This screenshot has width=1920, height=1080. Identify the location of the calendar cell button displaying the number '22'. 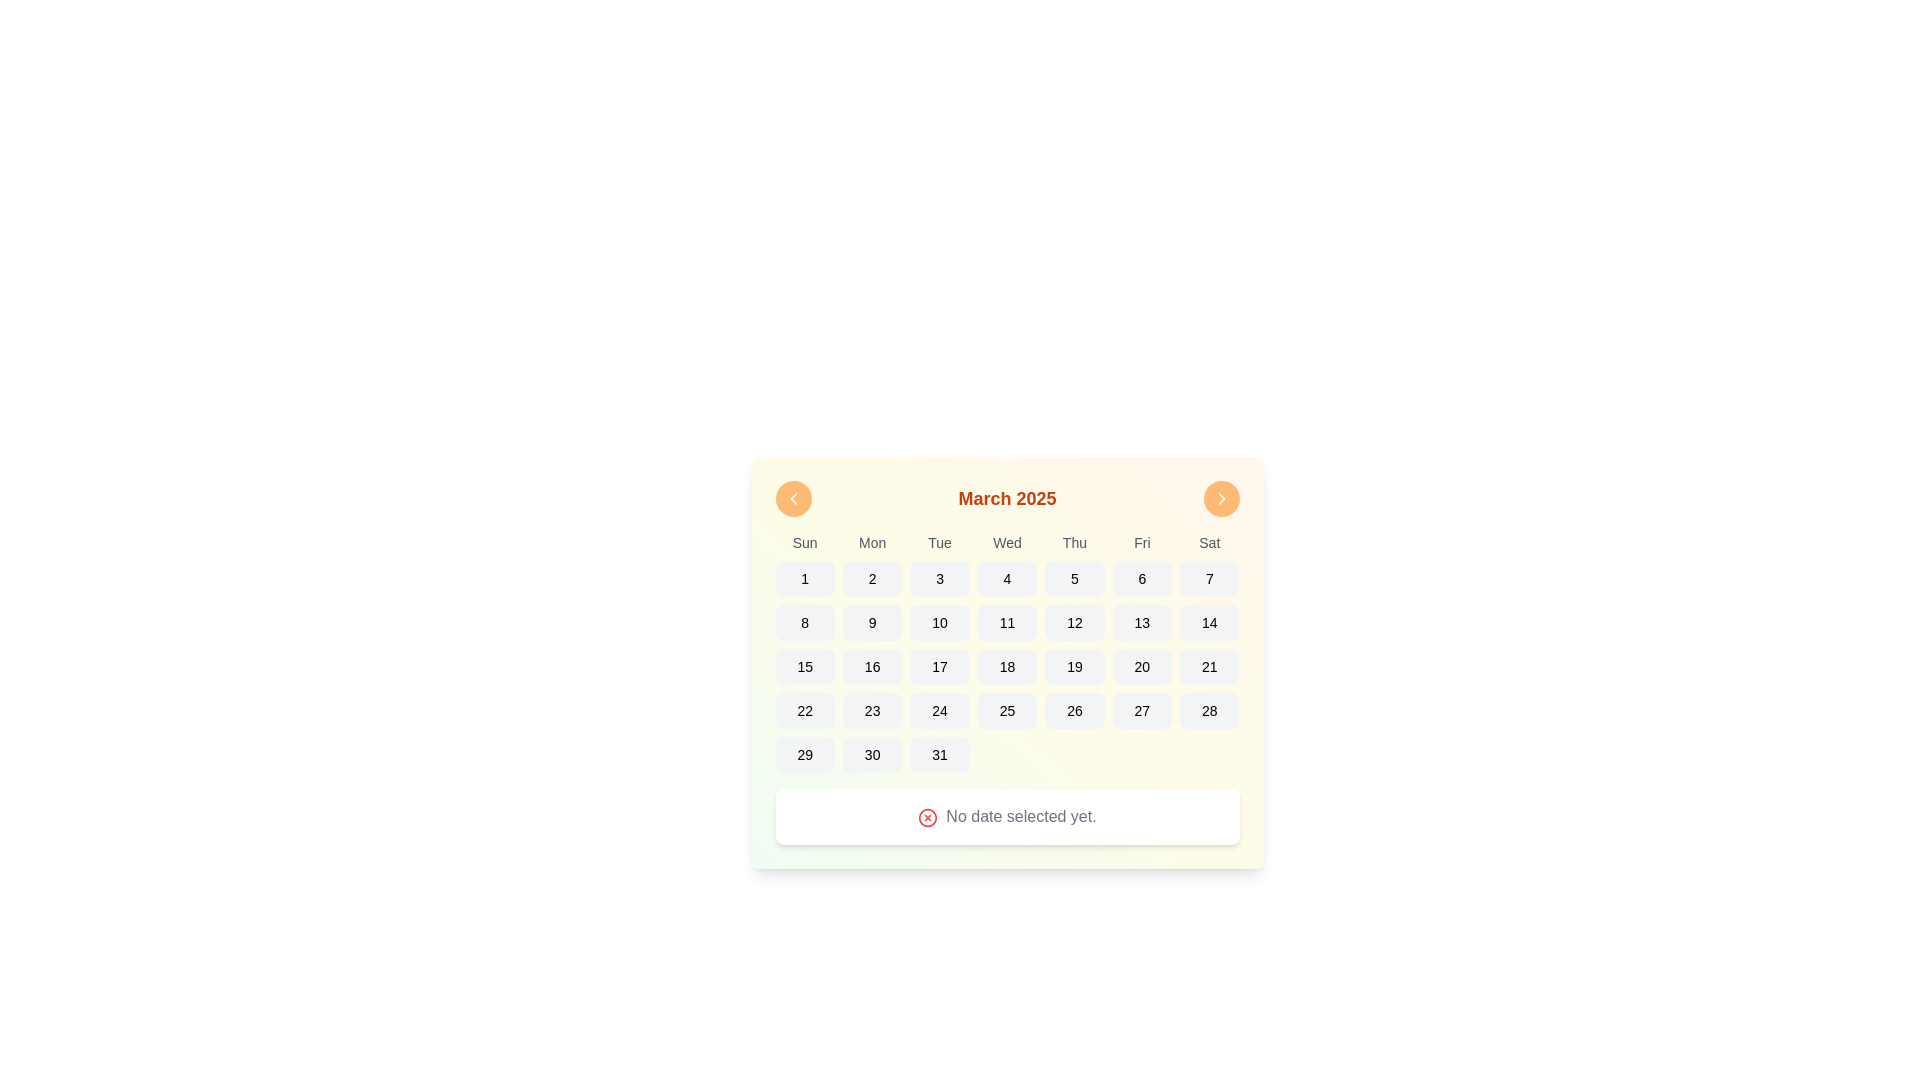
(805, 709).